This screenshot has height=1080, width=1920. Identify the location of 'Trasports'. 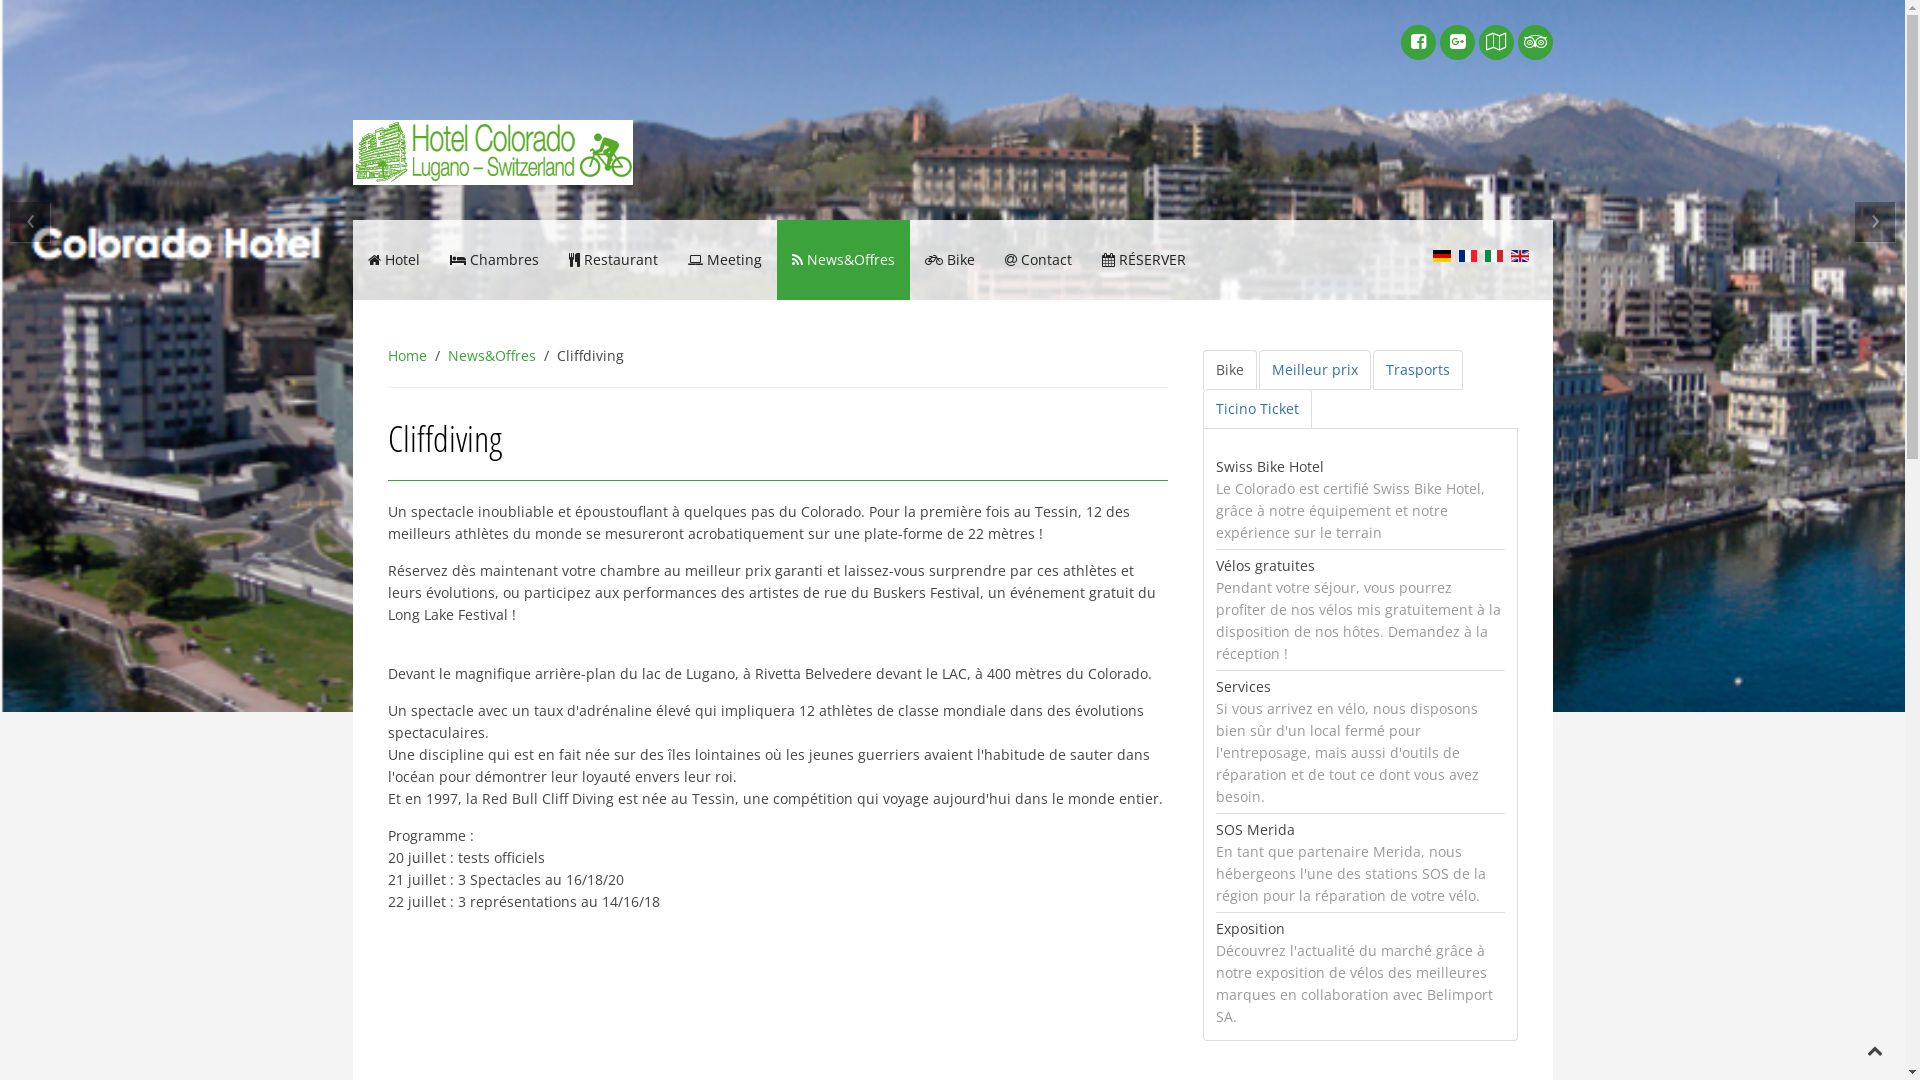
(1416, 370).